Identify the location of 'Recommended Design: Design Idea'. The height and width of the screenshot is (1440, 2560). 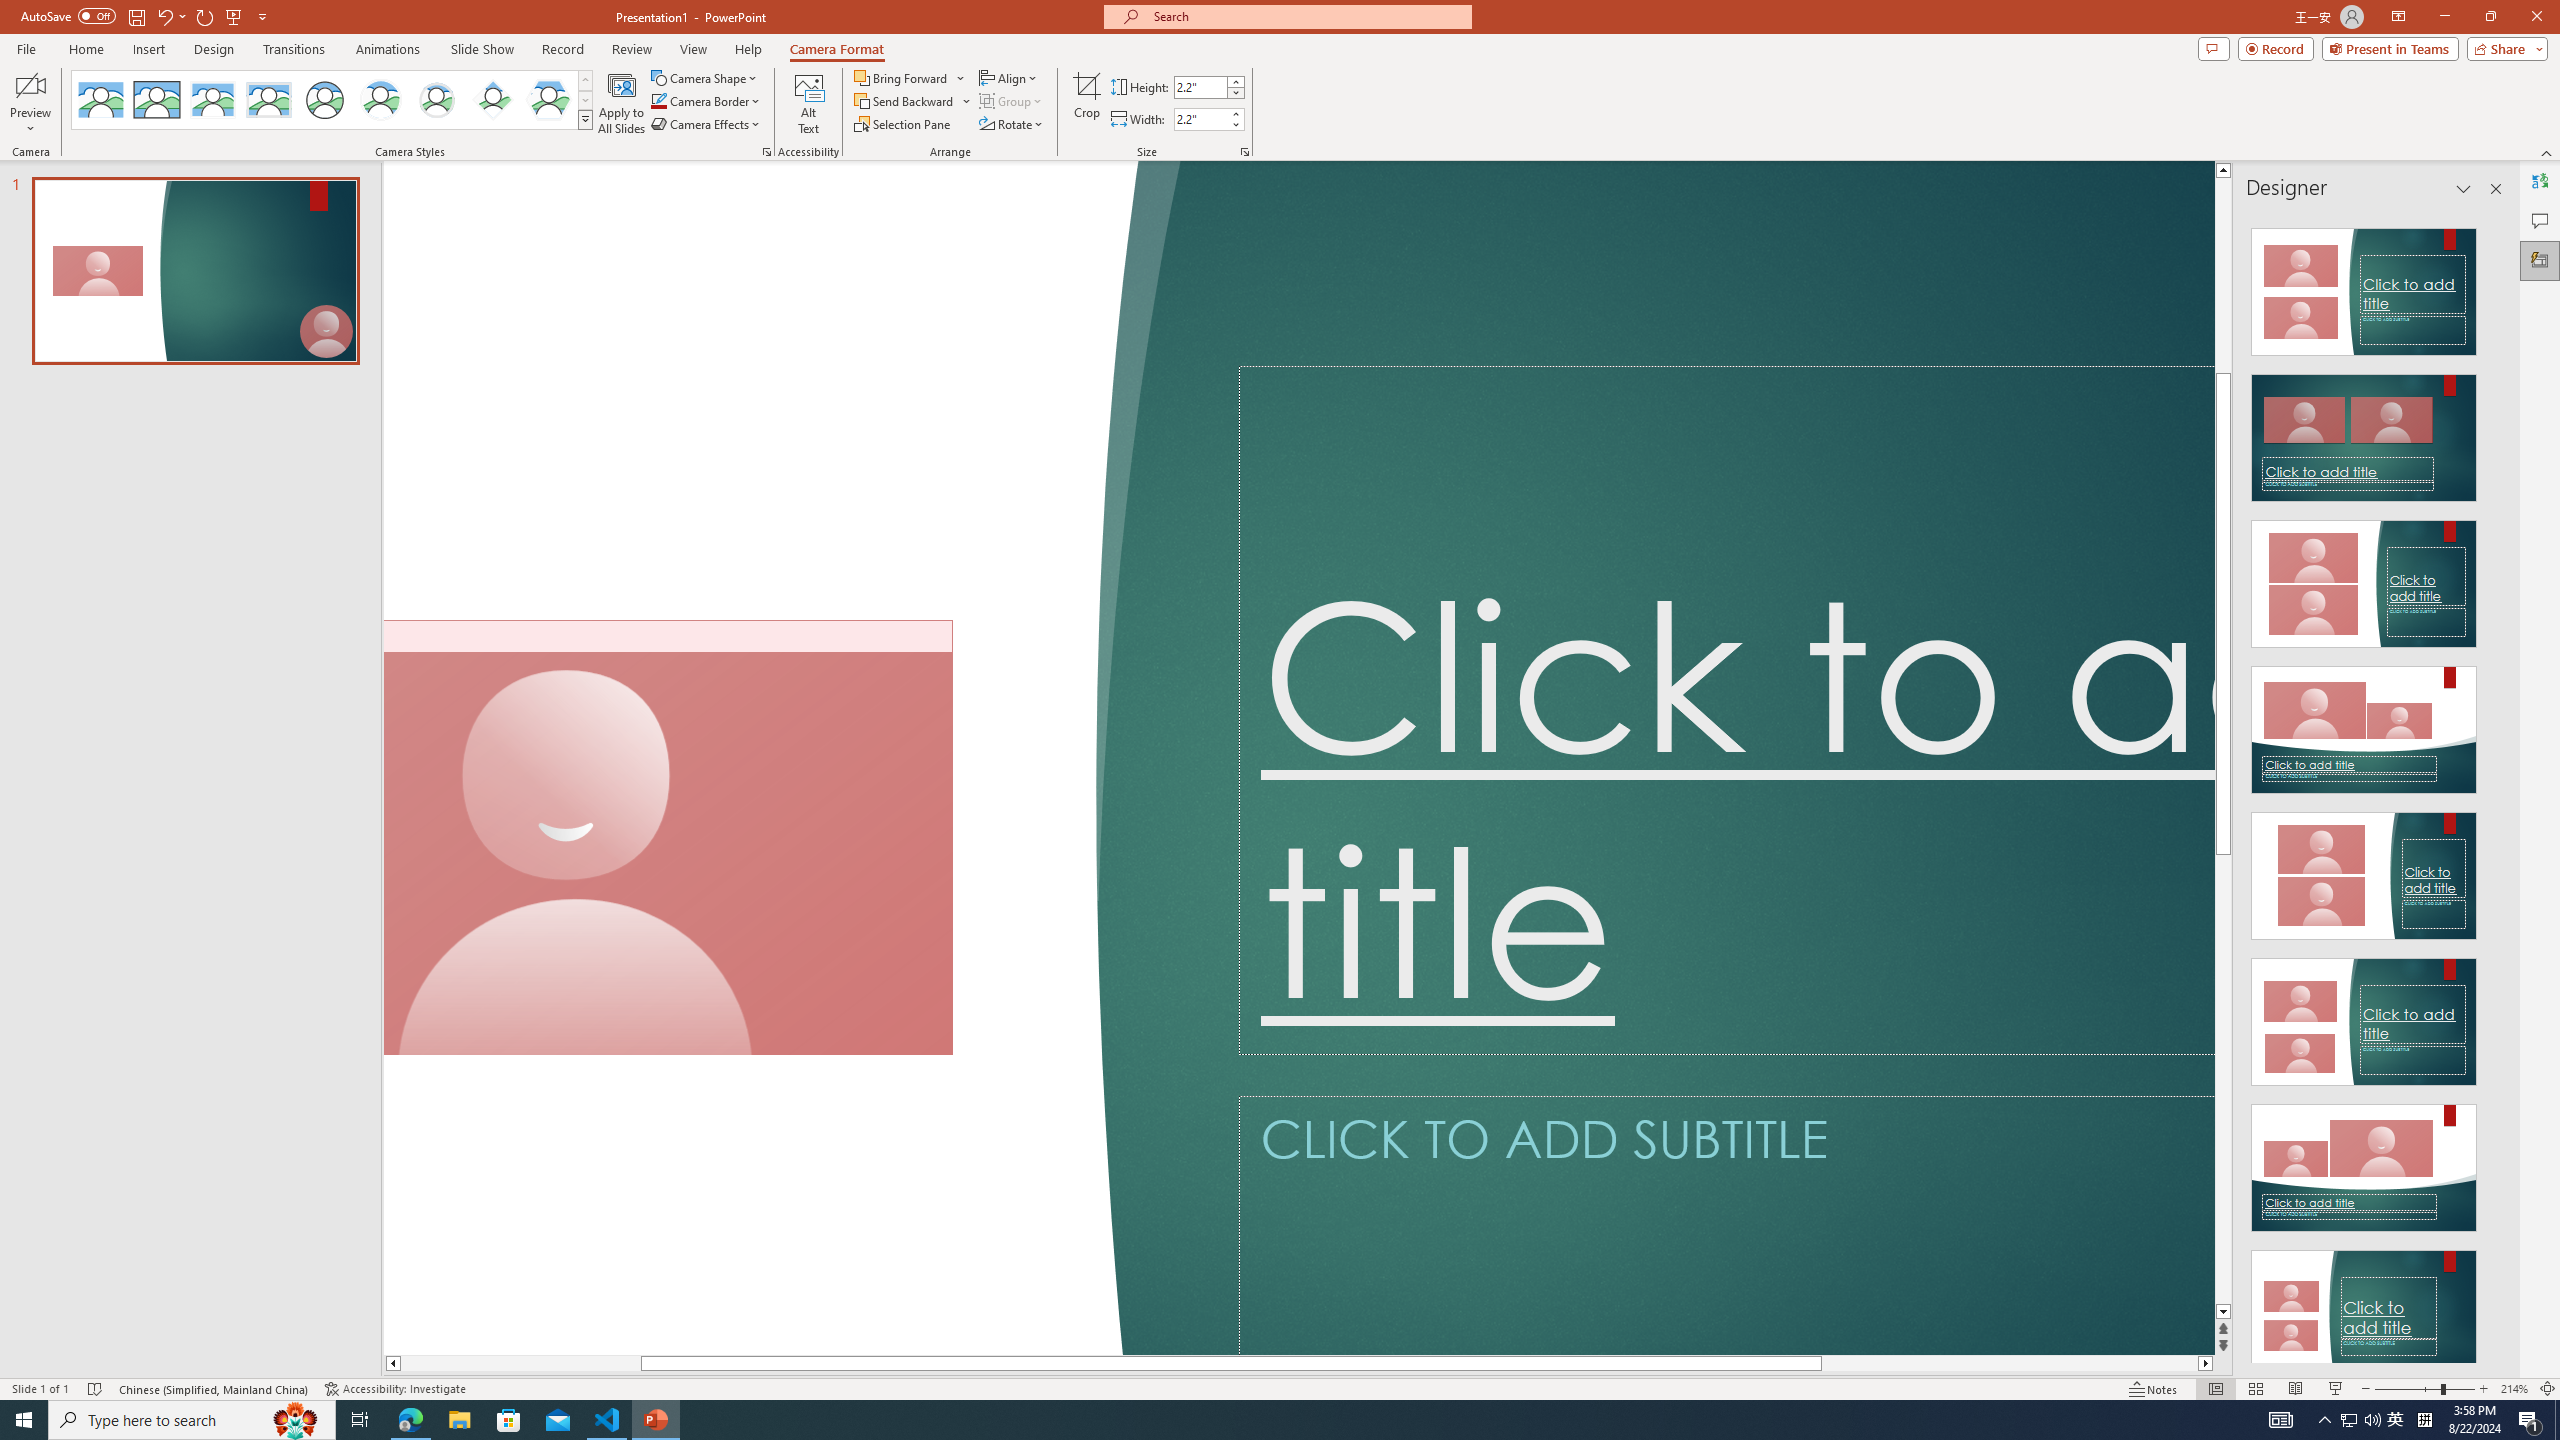
(2364, 284).